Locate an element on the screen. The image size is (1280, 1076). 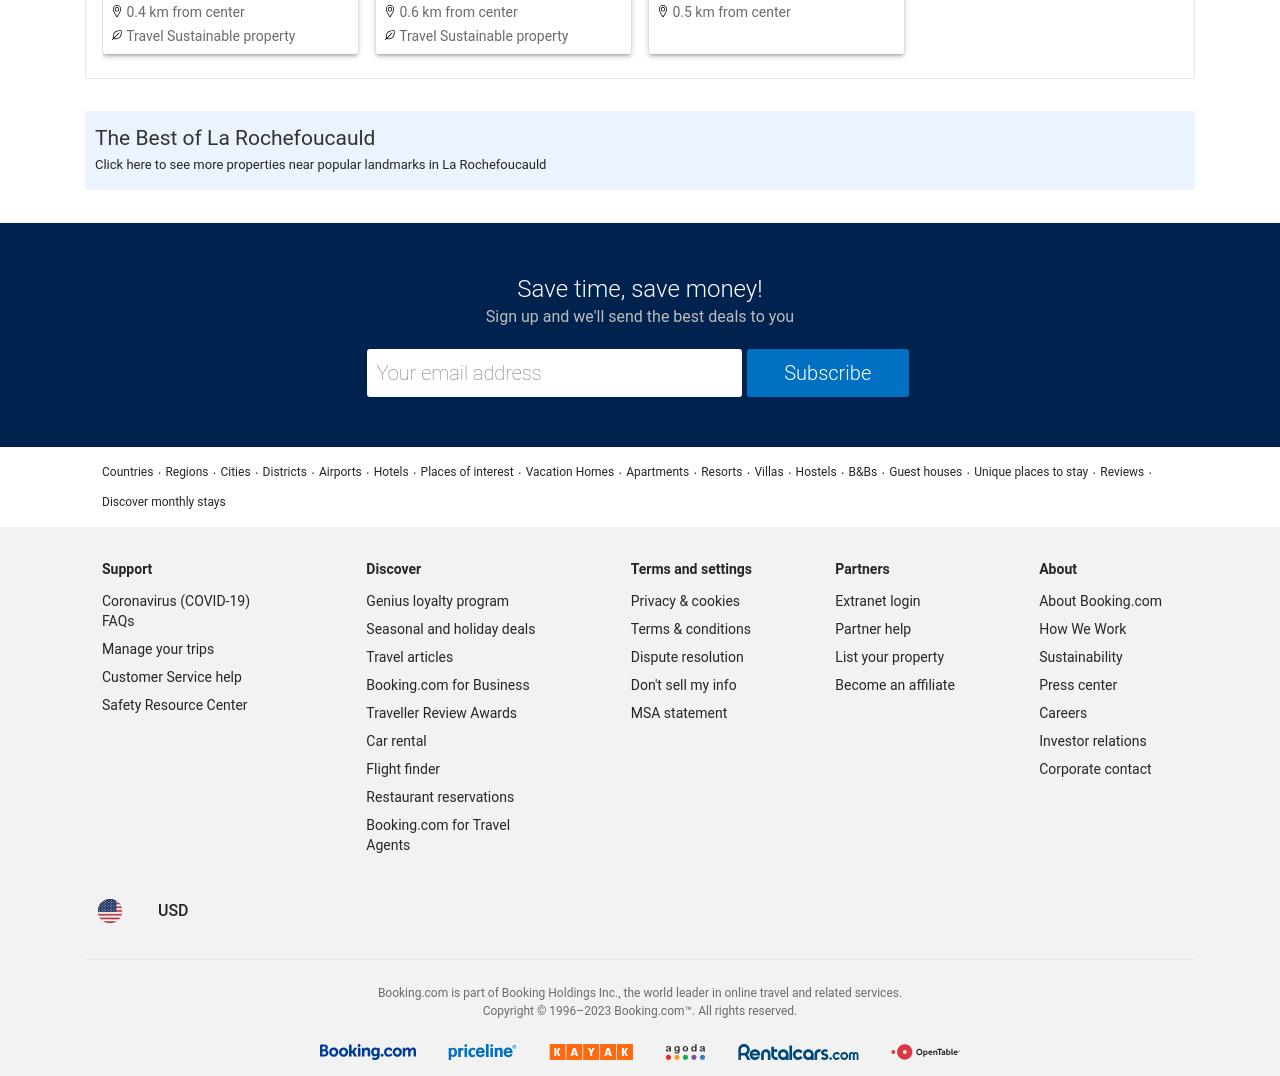
'Hotels' is located at coordinates (390, 469).